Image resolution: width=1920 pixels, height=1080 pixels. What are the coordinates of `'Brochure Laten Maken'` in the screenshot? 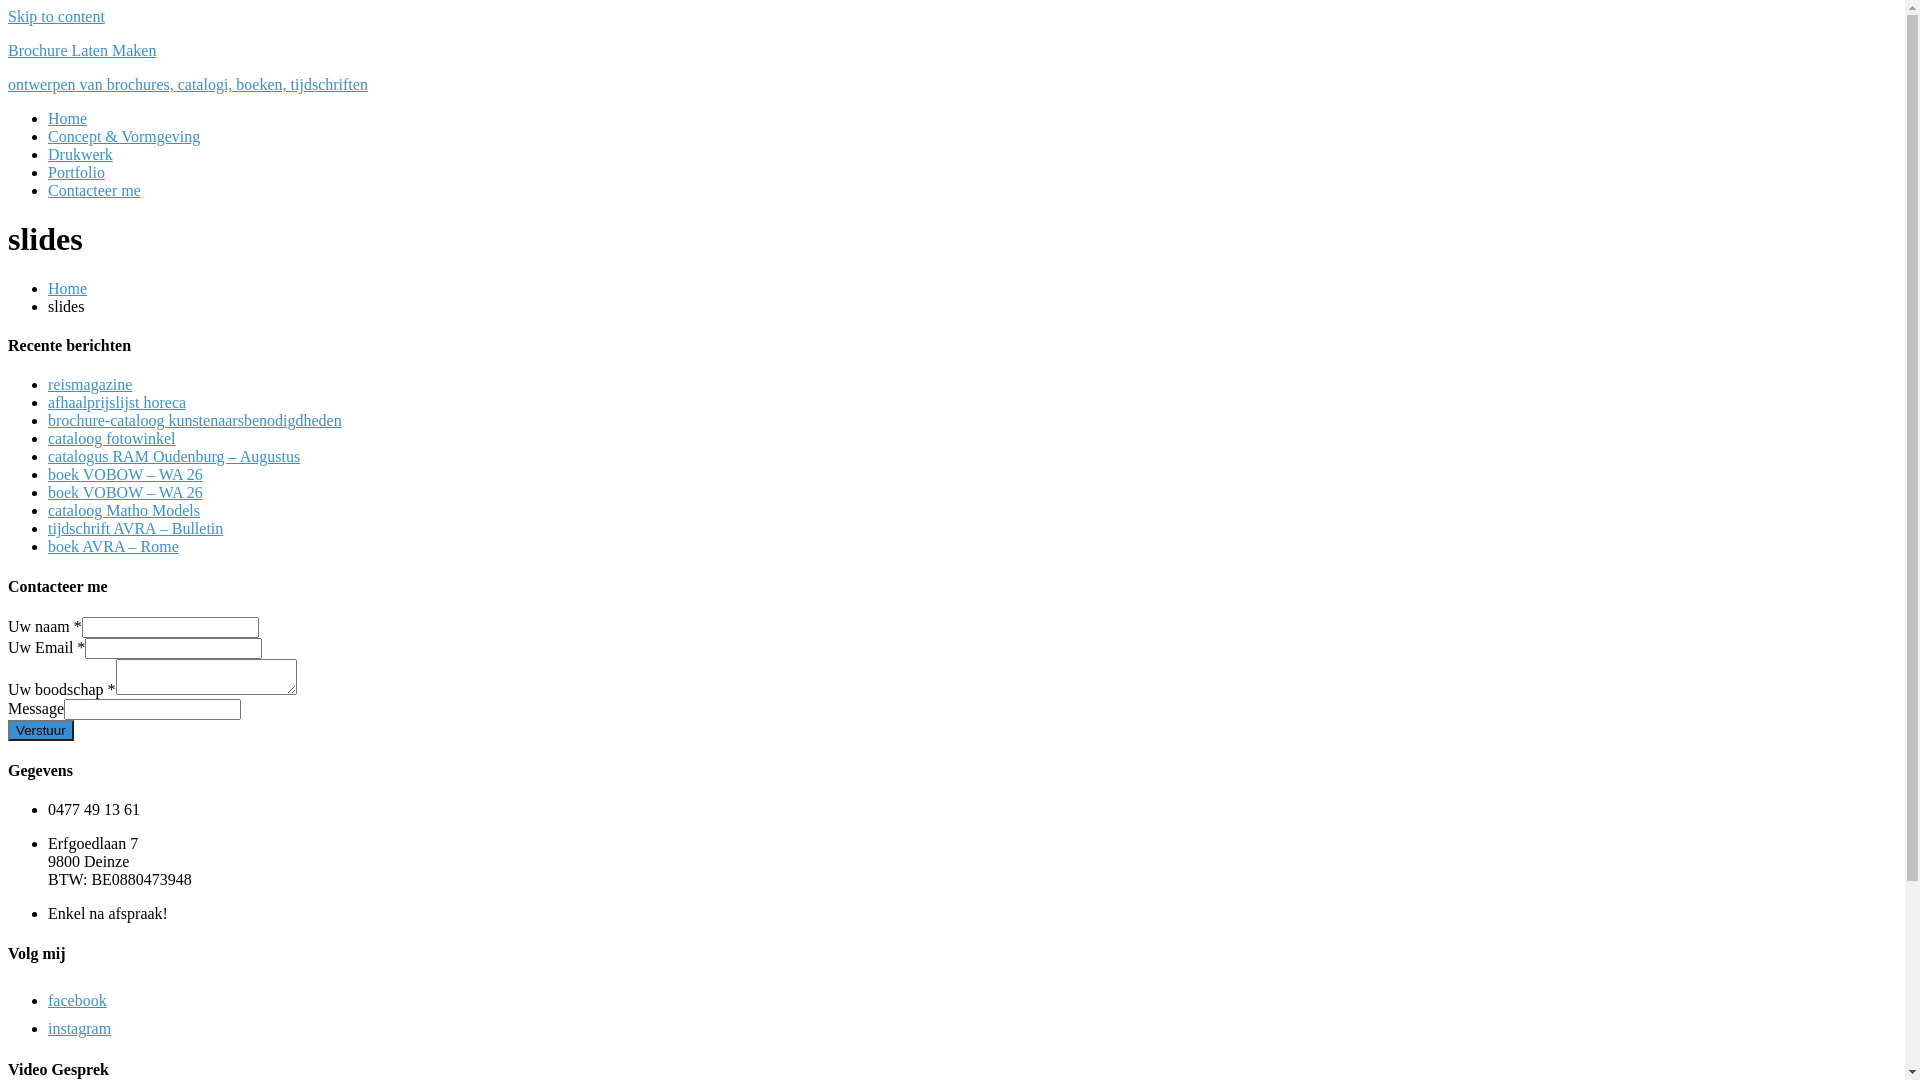 It's located at (8, 49).